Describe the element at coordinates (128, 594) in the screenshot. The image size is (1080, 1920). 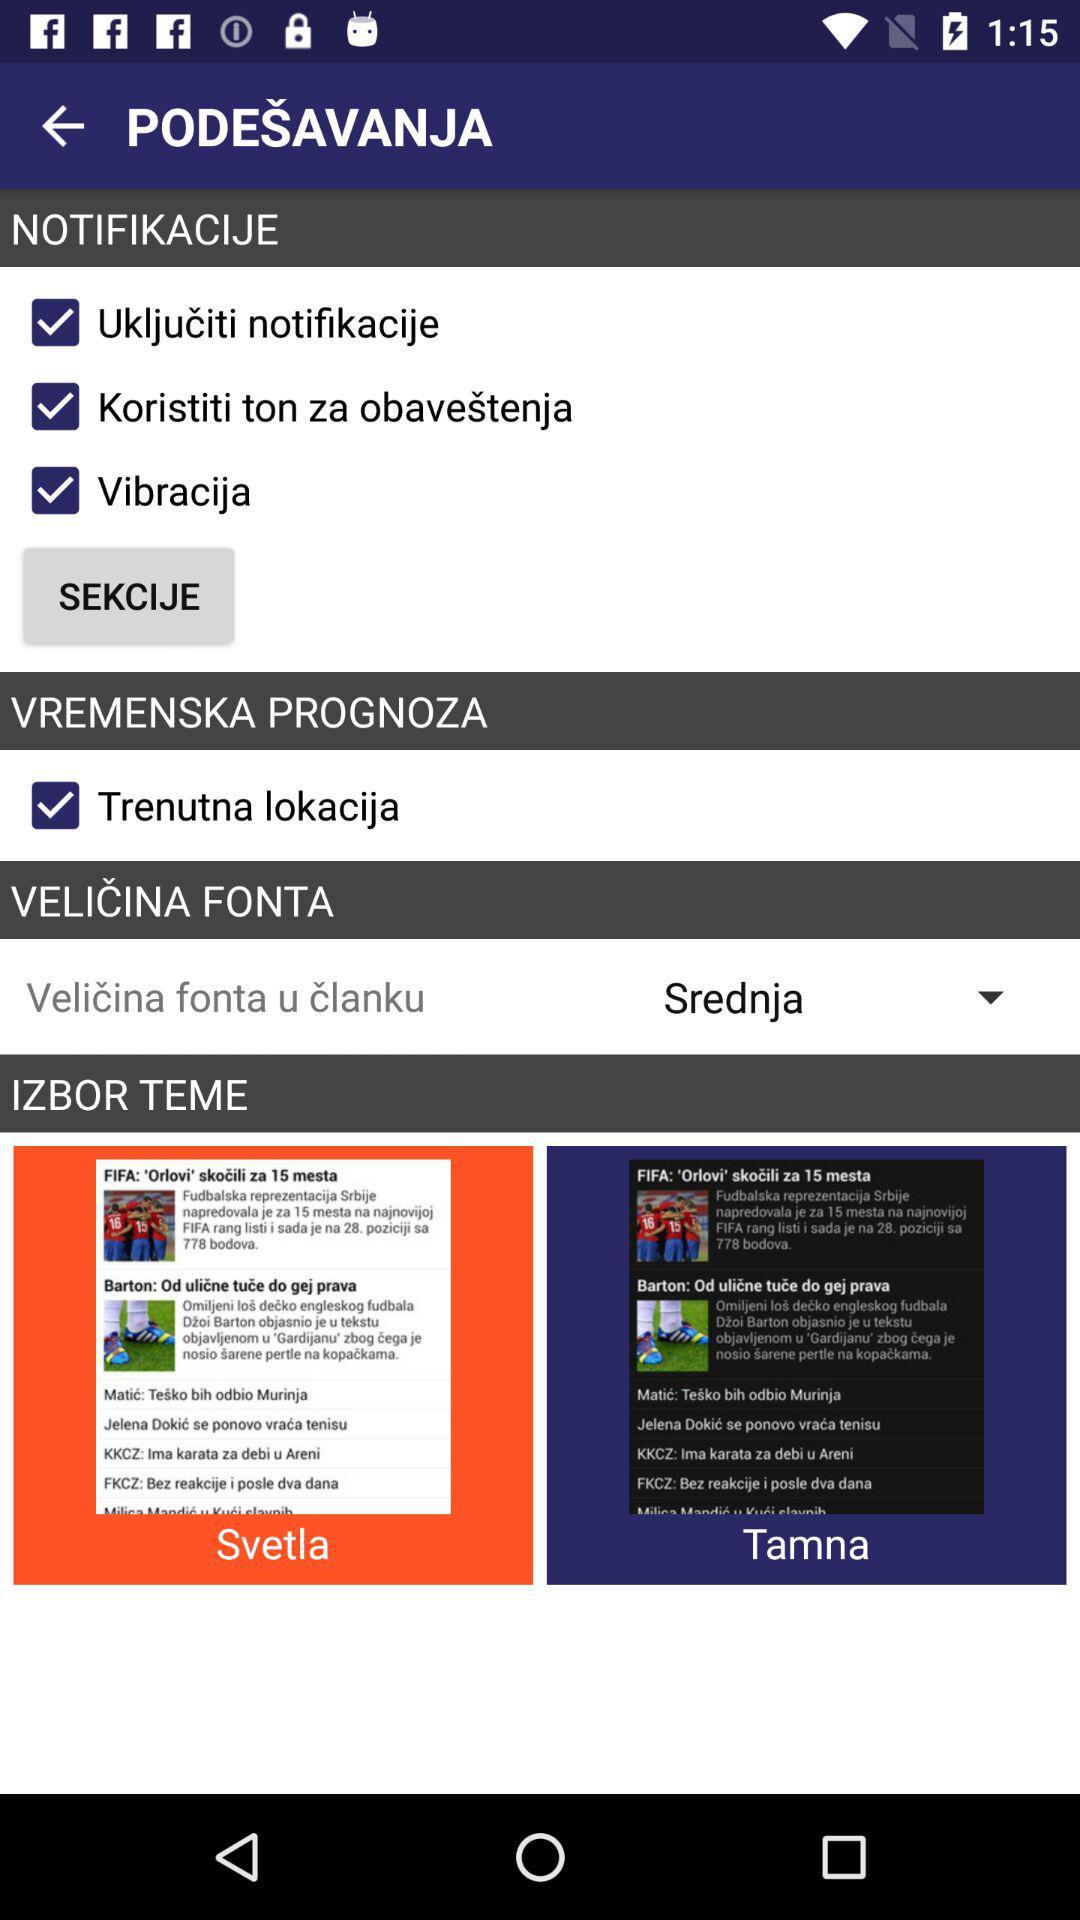
I see `icon below vibracija checkbox` at that location.